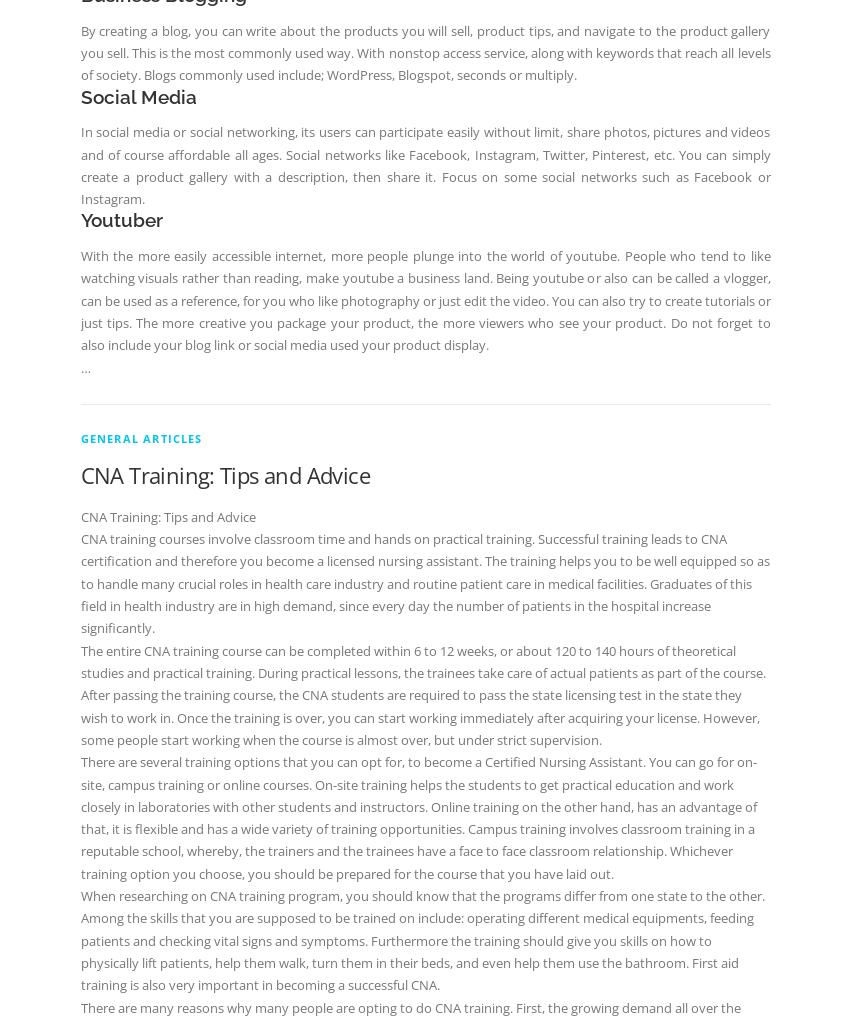 The width and height of the screenshot is (851, 1023). Describe the element at coordinates (417, 817) in the screenshot. I see `'There are several training options that you can opt for, to become a Certified Nursing Assistant. You can go for on-site, campus training or online courses. On-site training helps the students to get practical education and work closely in laboratories with other students and instructors. Online training on the other hand, has an advantage of that, it is flexible and has a wide variety of training opportunities. Campus training involves classroom training in a reputable school, whereby, the trainers and the trainees have a face to face classroom relationship. Whichever training option you choose, you should be prepared for the course that you have laid out.'` at that location.